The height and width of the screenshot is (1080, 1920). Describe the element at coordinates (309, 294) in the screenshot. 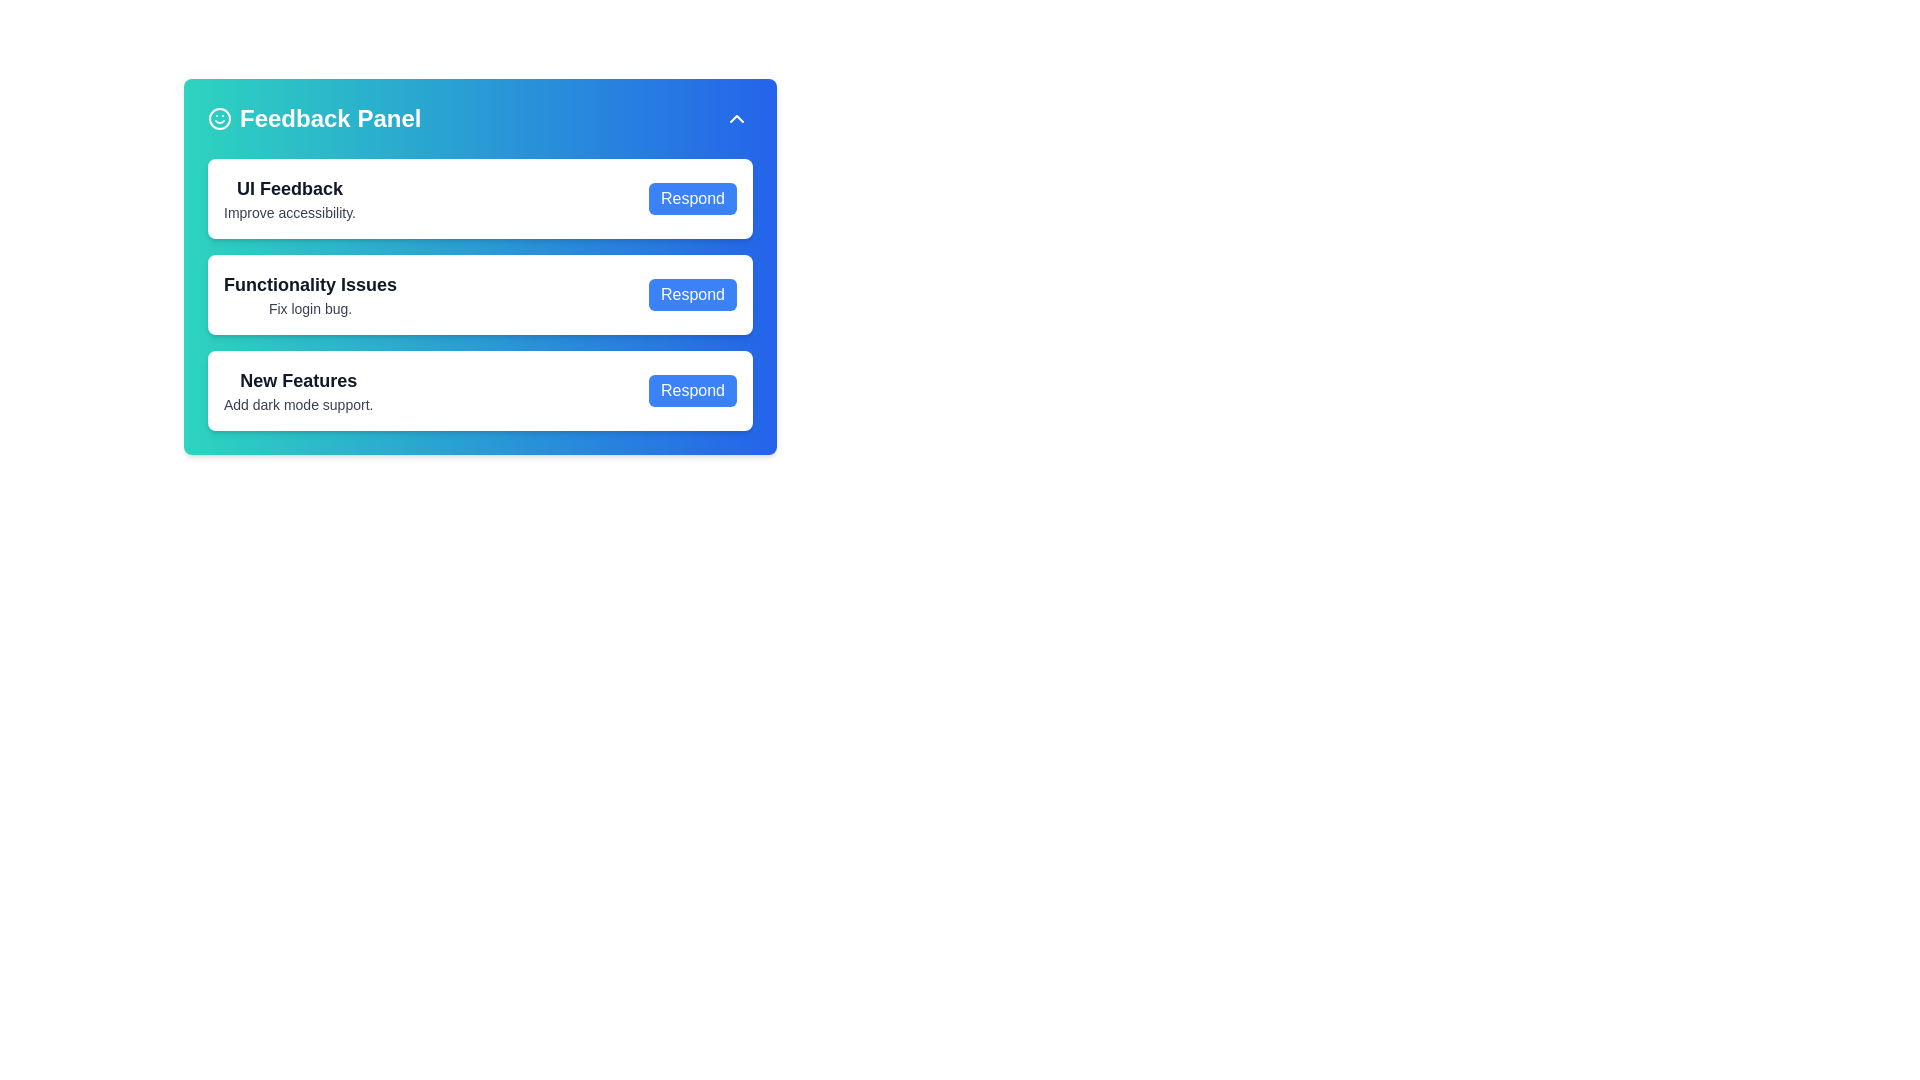

I see `text content of the feedback item located in the feedback panel, which is the second item in a vertically stacked list, positioned between 'UI Feedback' and 'New Features'` at that location.